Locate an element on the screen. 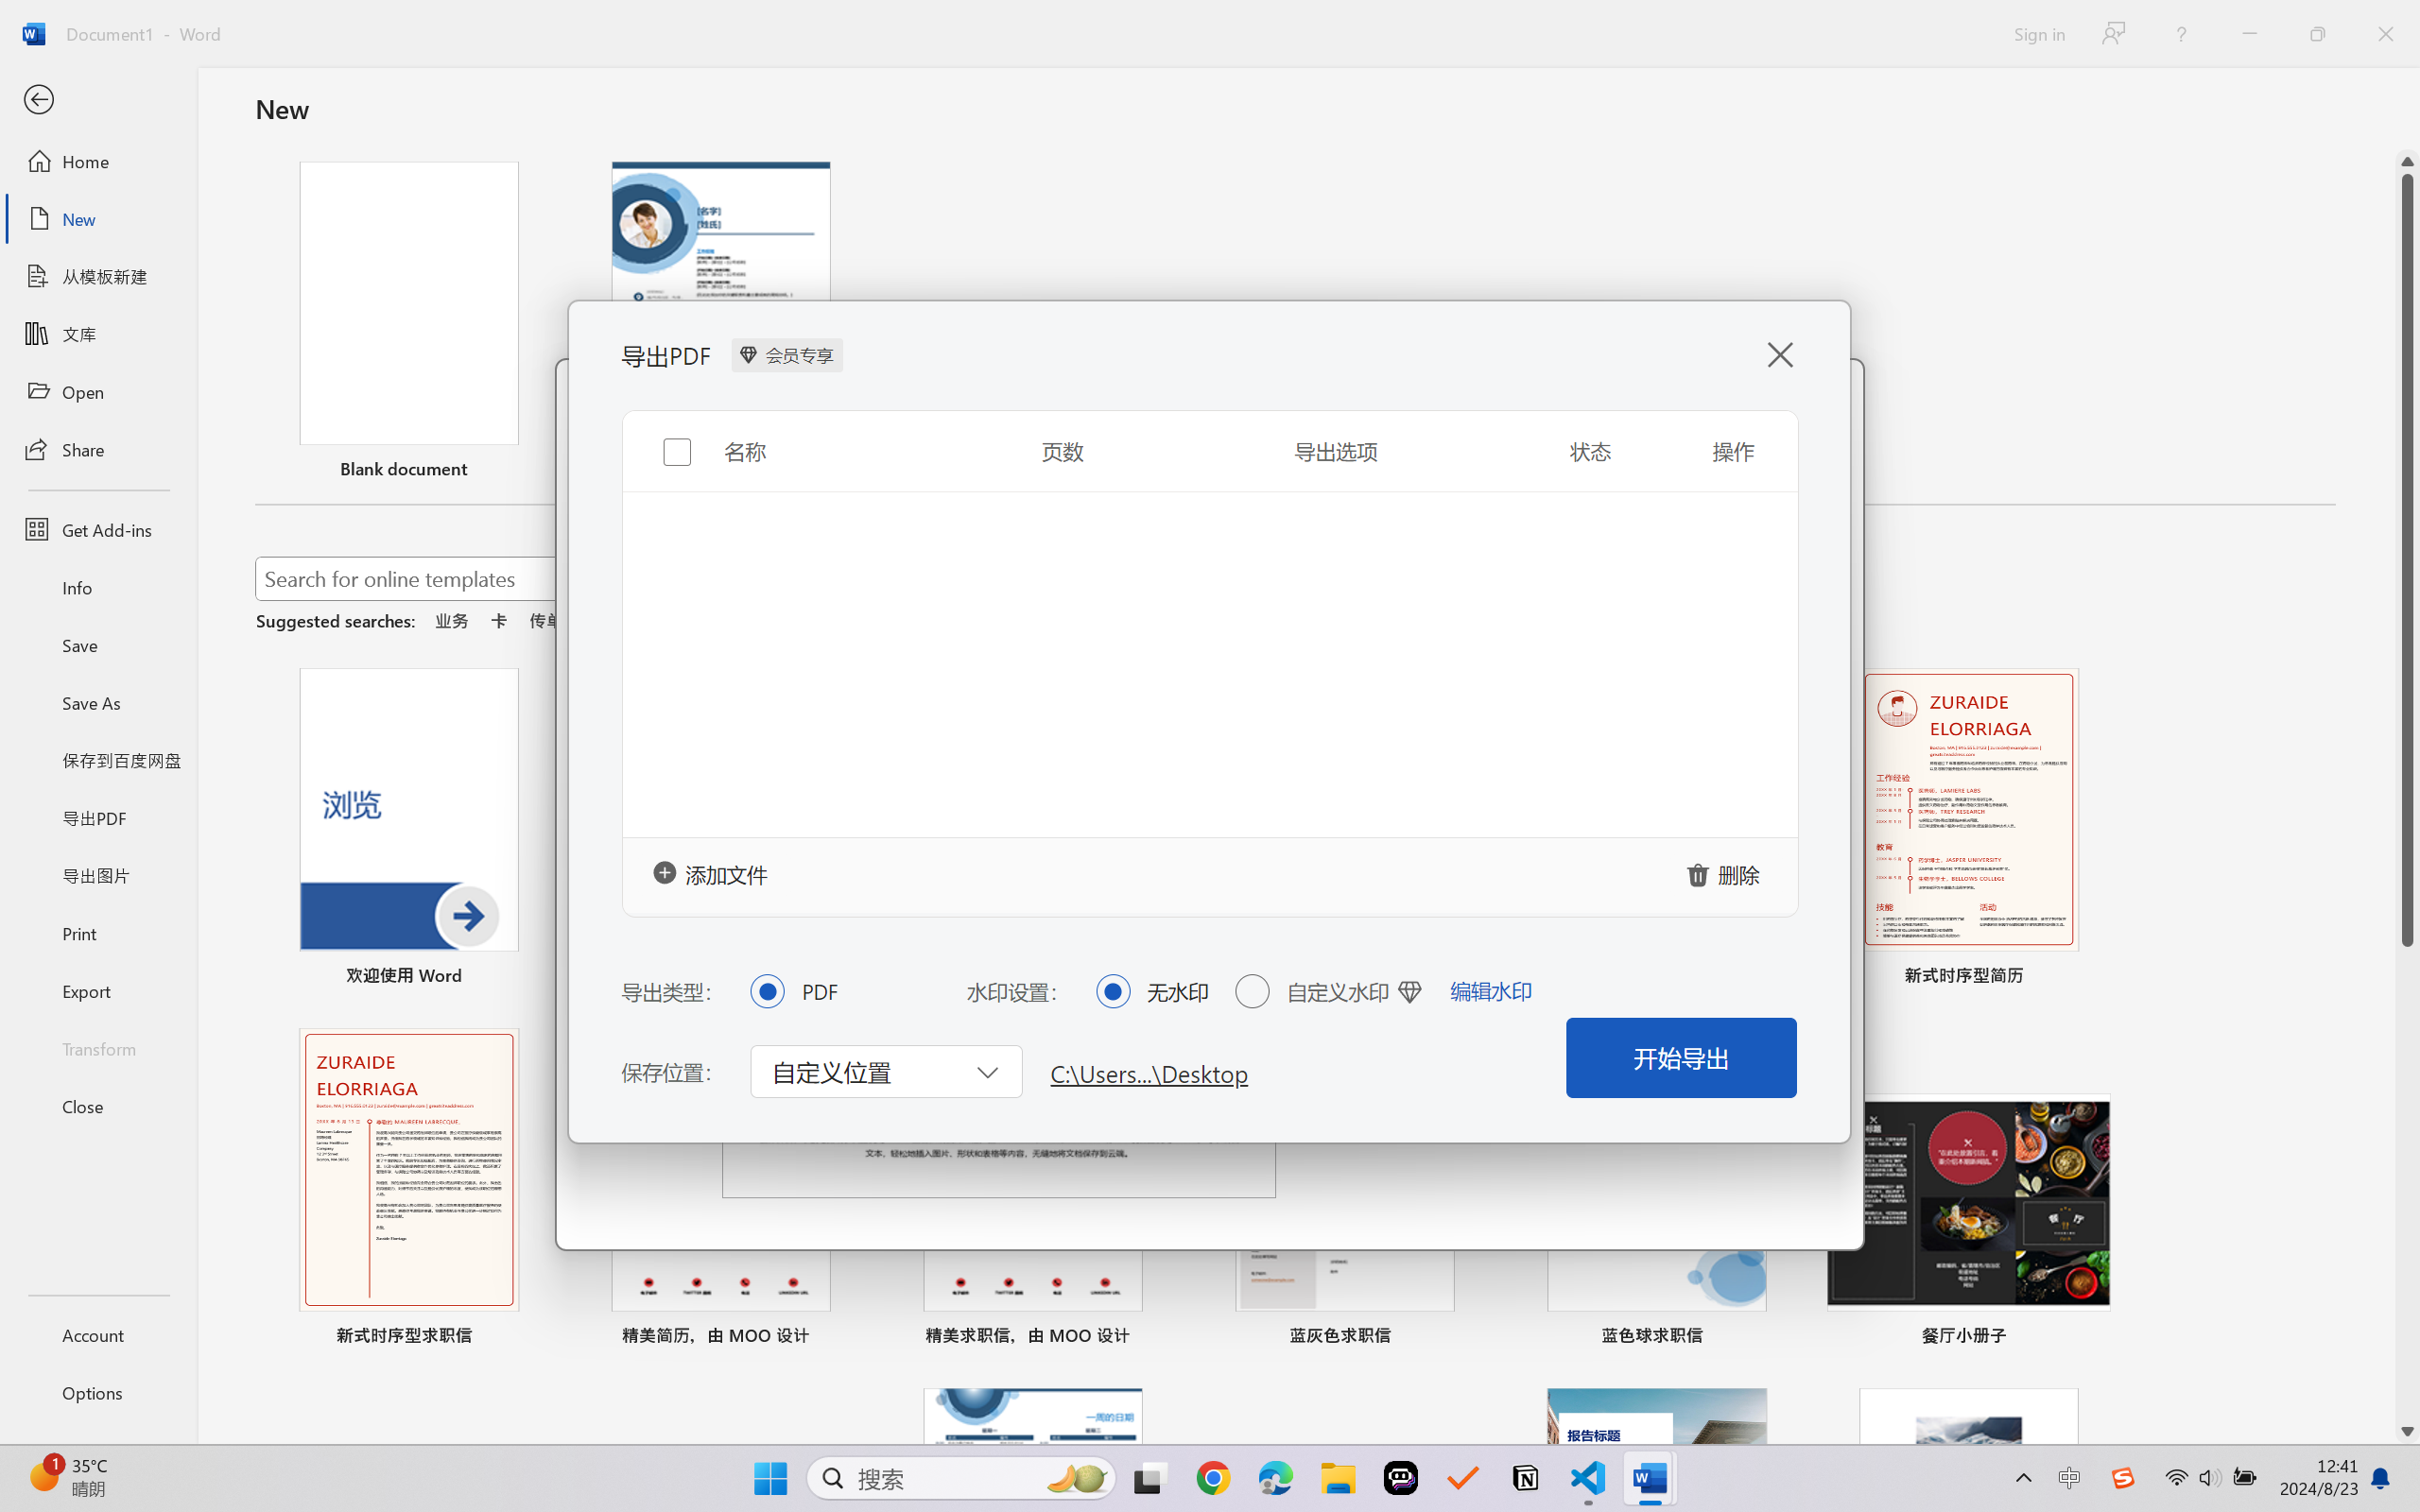  'Options' is located at coordinates (97, 1391).